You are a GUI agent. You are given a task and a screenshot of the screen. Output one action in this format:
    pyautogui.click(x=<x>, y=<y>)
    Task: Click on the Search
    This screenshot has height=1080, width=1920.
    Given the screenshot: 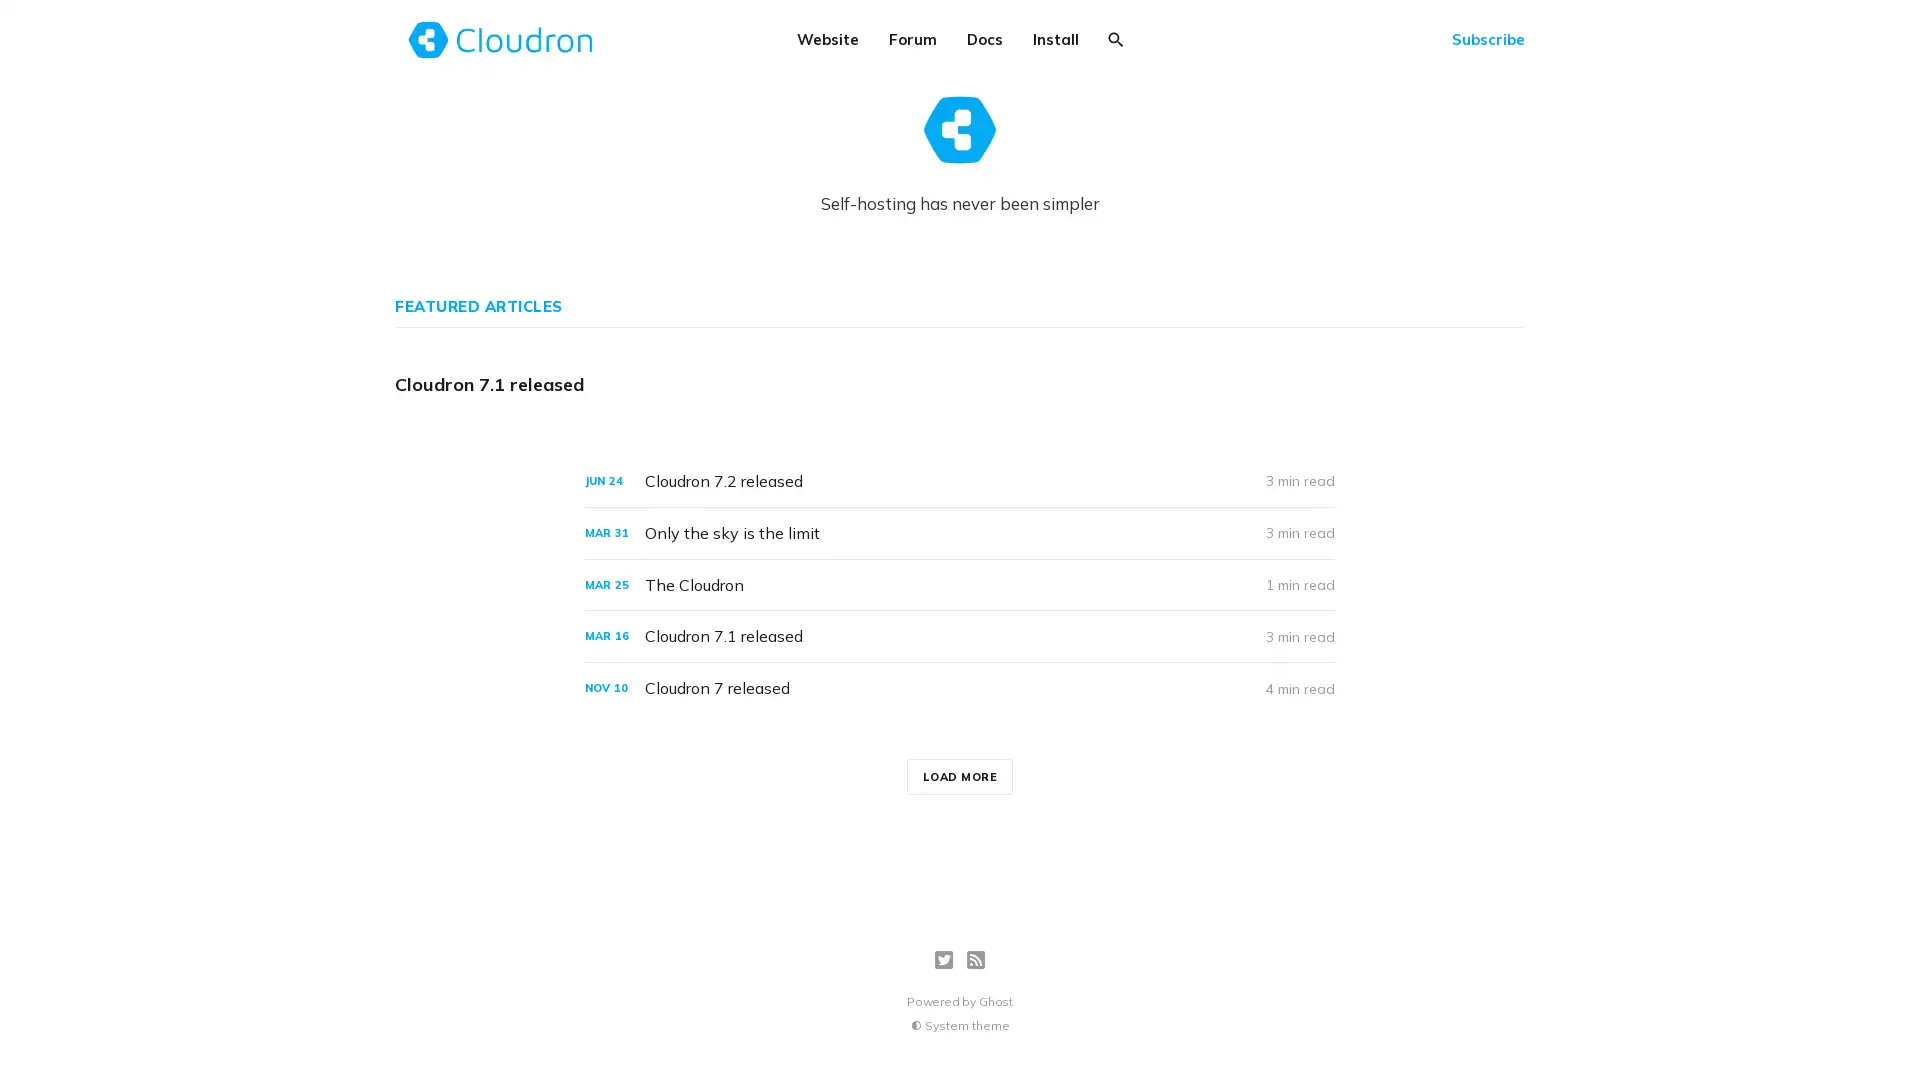 What is the action you would take?
    pyautogui.click(x=1115, y=39)
    